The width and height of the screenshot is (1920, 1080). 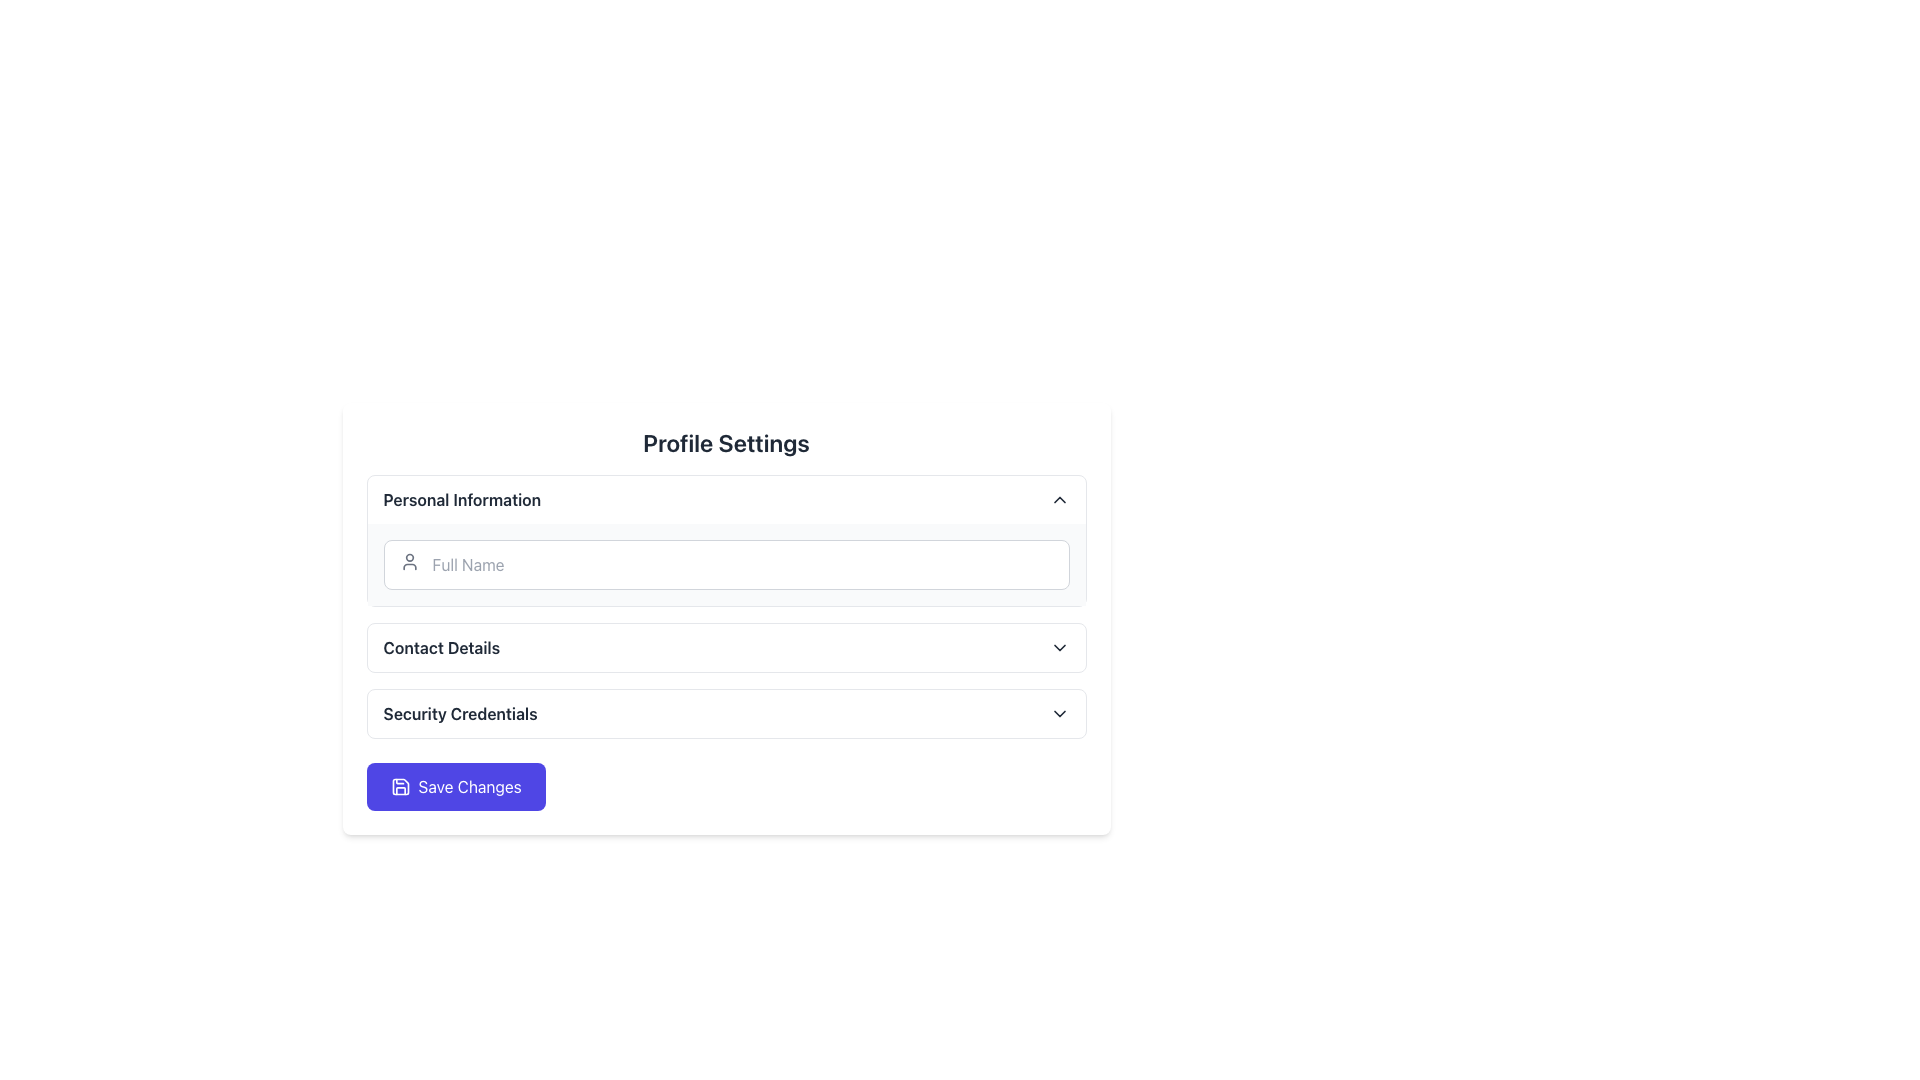 I want to click on text displayed on the 'Security Credentials' label in the third collapsible section of the profile settings panel, so click(x=459, y=712).